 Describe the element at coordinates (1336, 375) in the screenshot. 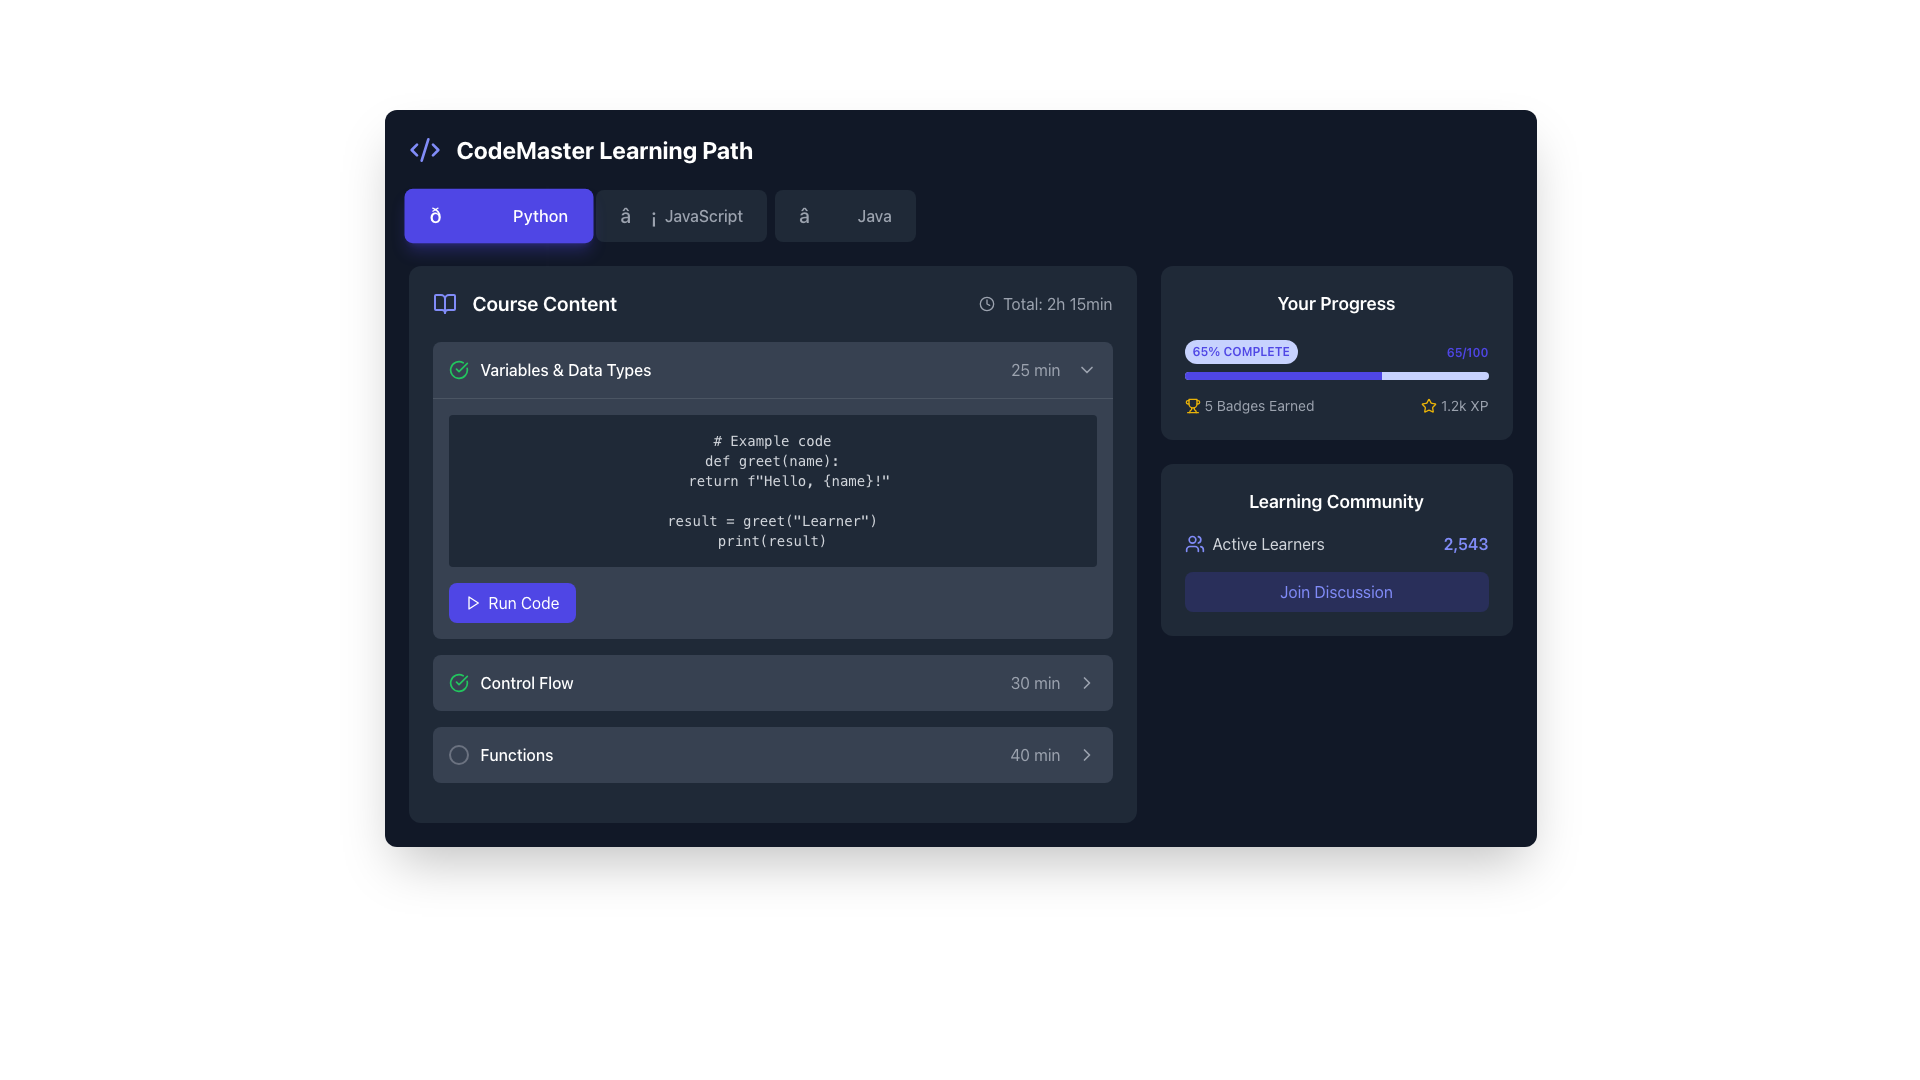

I see `the progress bar located in the 'Your Progress' section, which visually indicates 65% completion with a thin, rounded structure and a blue background` at that location.